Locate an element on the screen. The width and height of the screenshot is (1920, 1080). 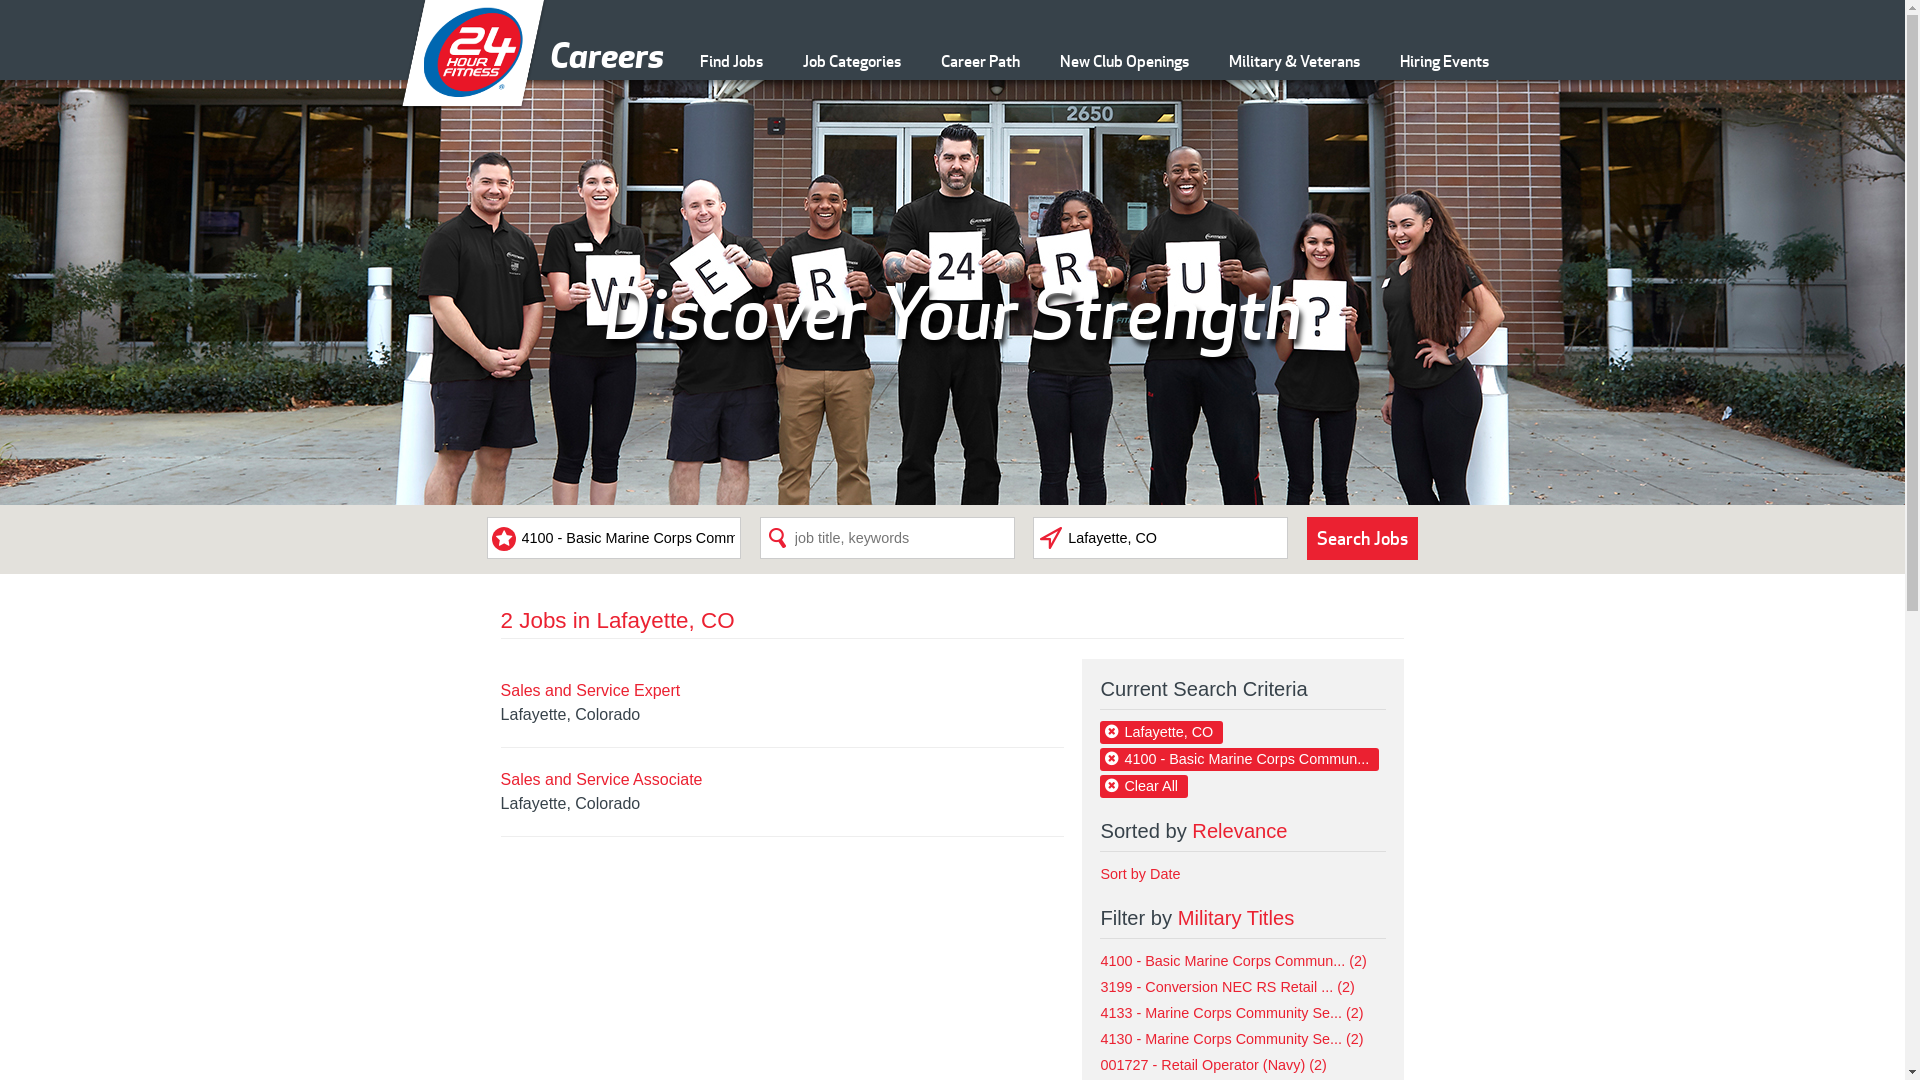
'Clear All' is located at coordinates (1098, 785).